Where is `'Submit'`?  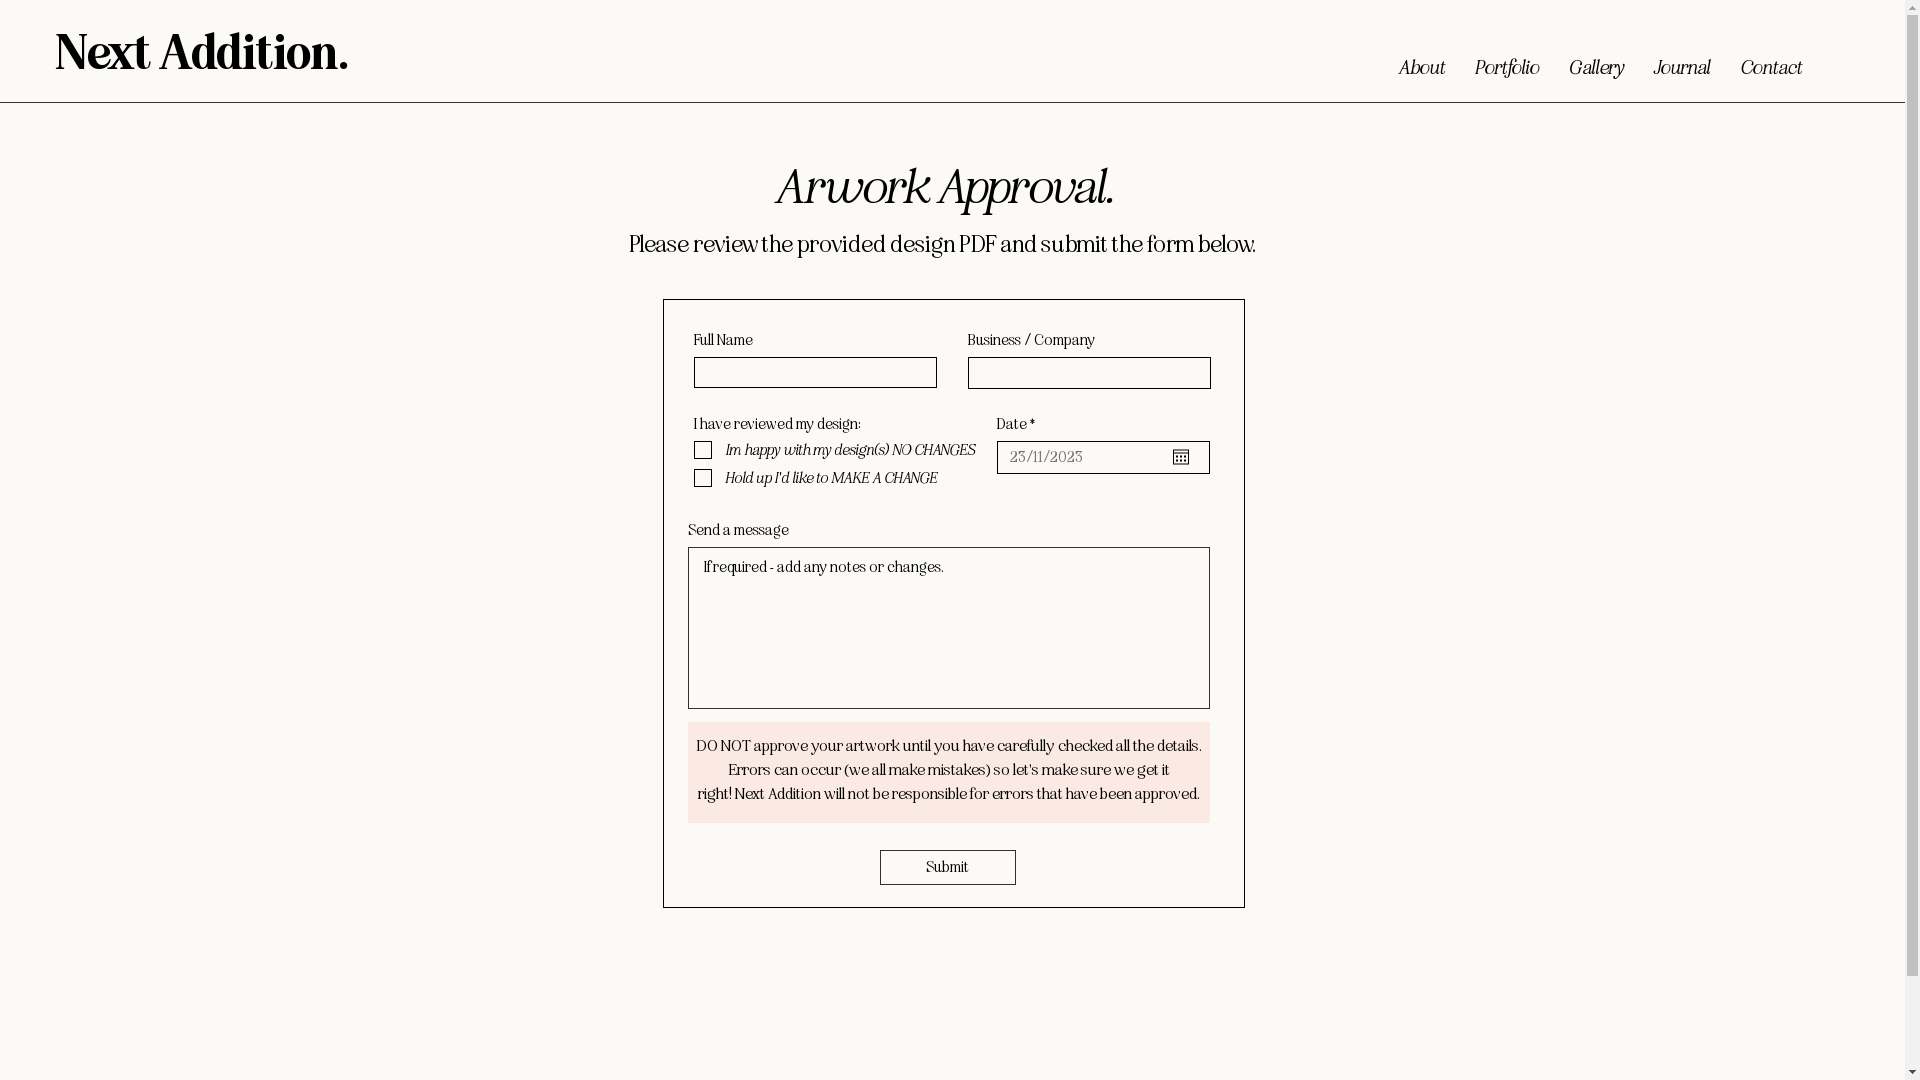
'Submit' is located at coordinates (947, 866).